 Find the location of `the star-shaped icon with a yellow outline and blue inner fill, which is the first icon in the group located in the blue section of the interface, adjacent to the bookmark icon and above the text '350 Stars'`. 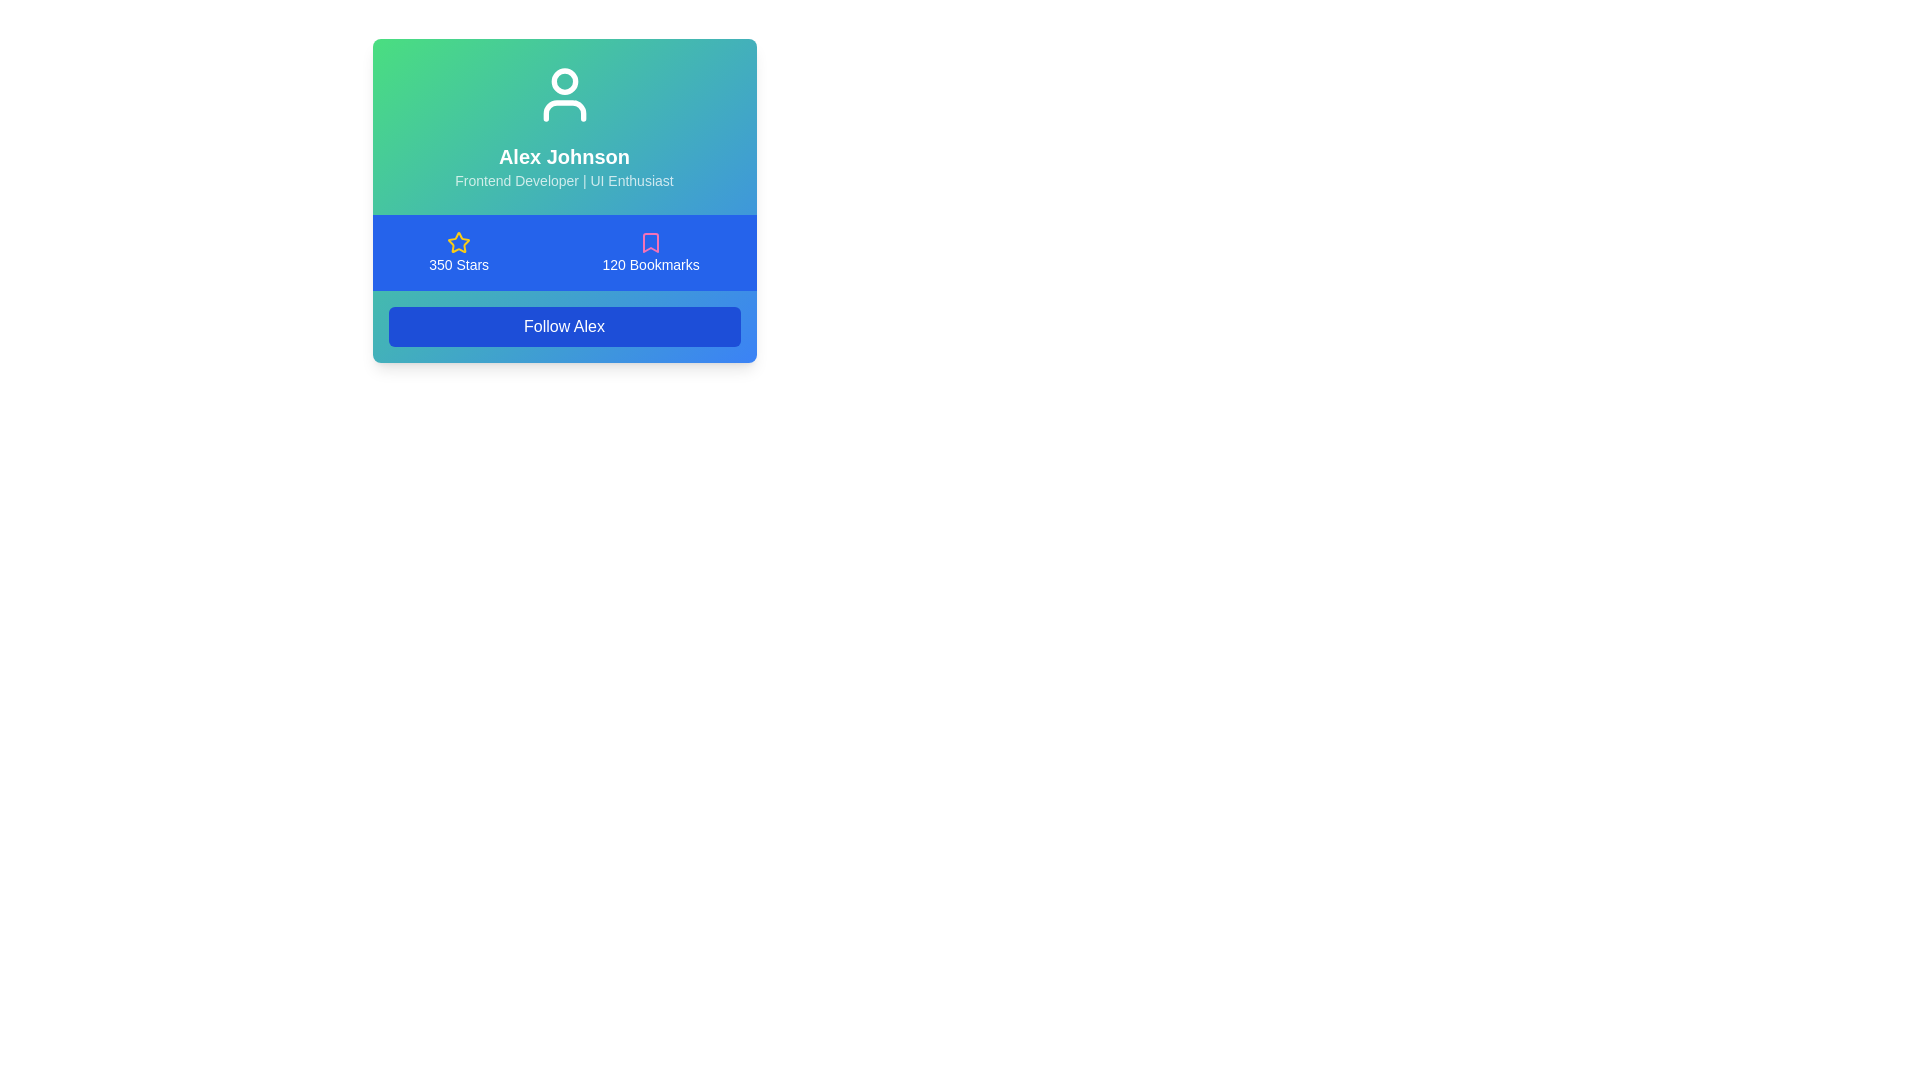

the star-shaped icon with a yellow outline and blue inner fill, which is the first icon in the group located in the blue section of the interface, adjacent to the bookmark icon and above the text '350 Stars' is located at coordinates (458, 241).